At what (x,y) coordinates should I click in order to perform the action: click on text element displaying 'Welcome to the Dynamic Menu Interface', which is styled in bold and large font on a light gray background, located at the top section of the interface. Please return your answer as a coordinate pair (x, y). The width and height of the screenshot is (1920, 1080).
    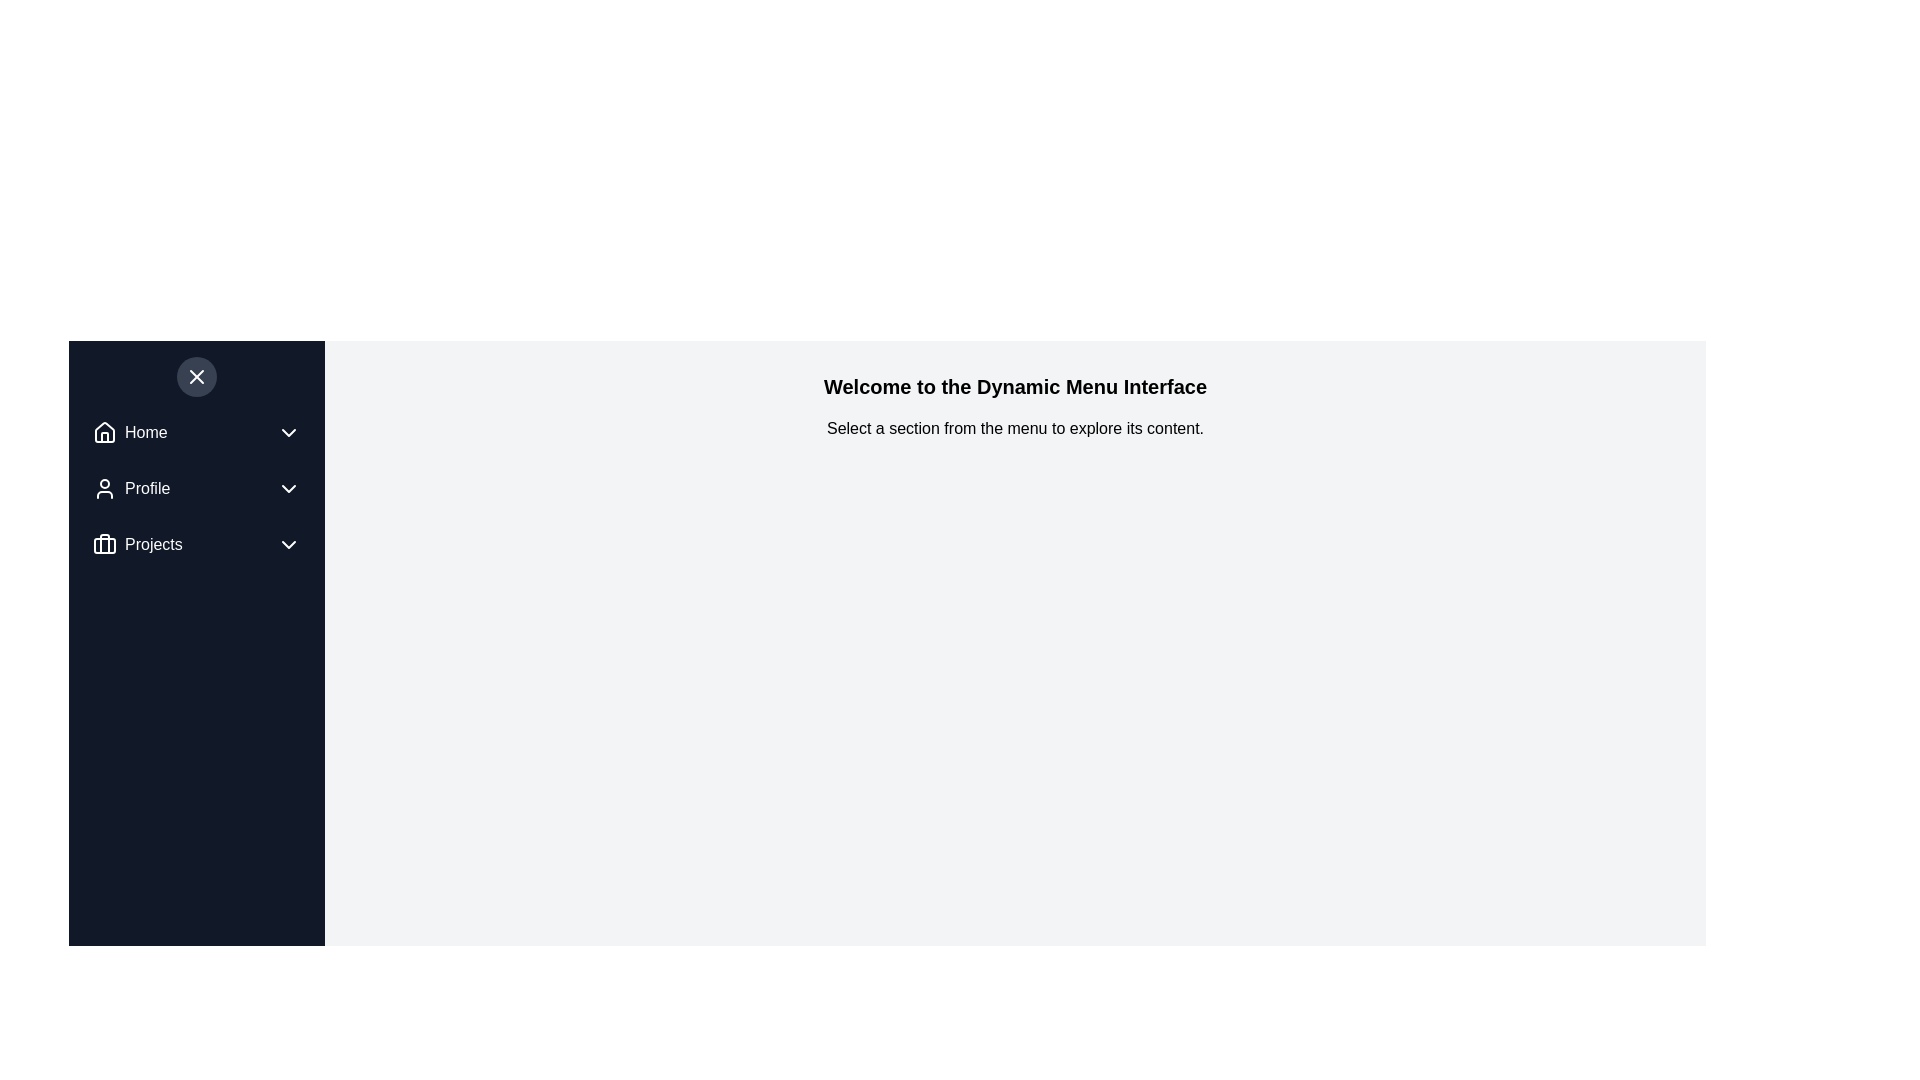
    Looking at the image, I should click on (1015, 386).